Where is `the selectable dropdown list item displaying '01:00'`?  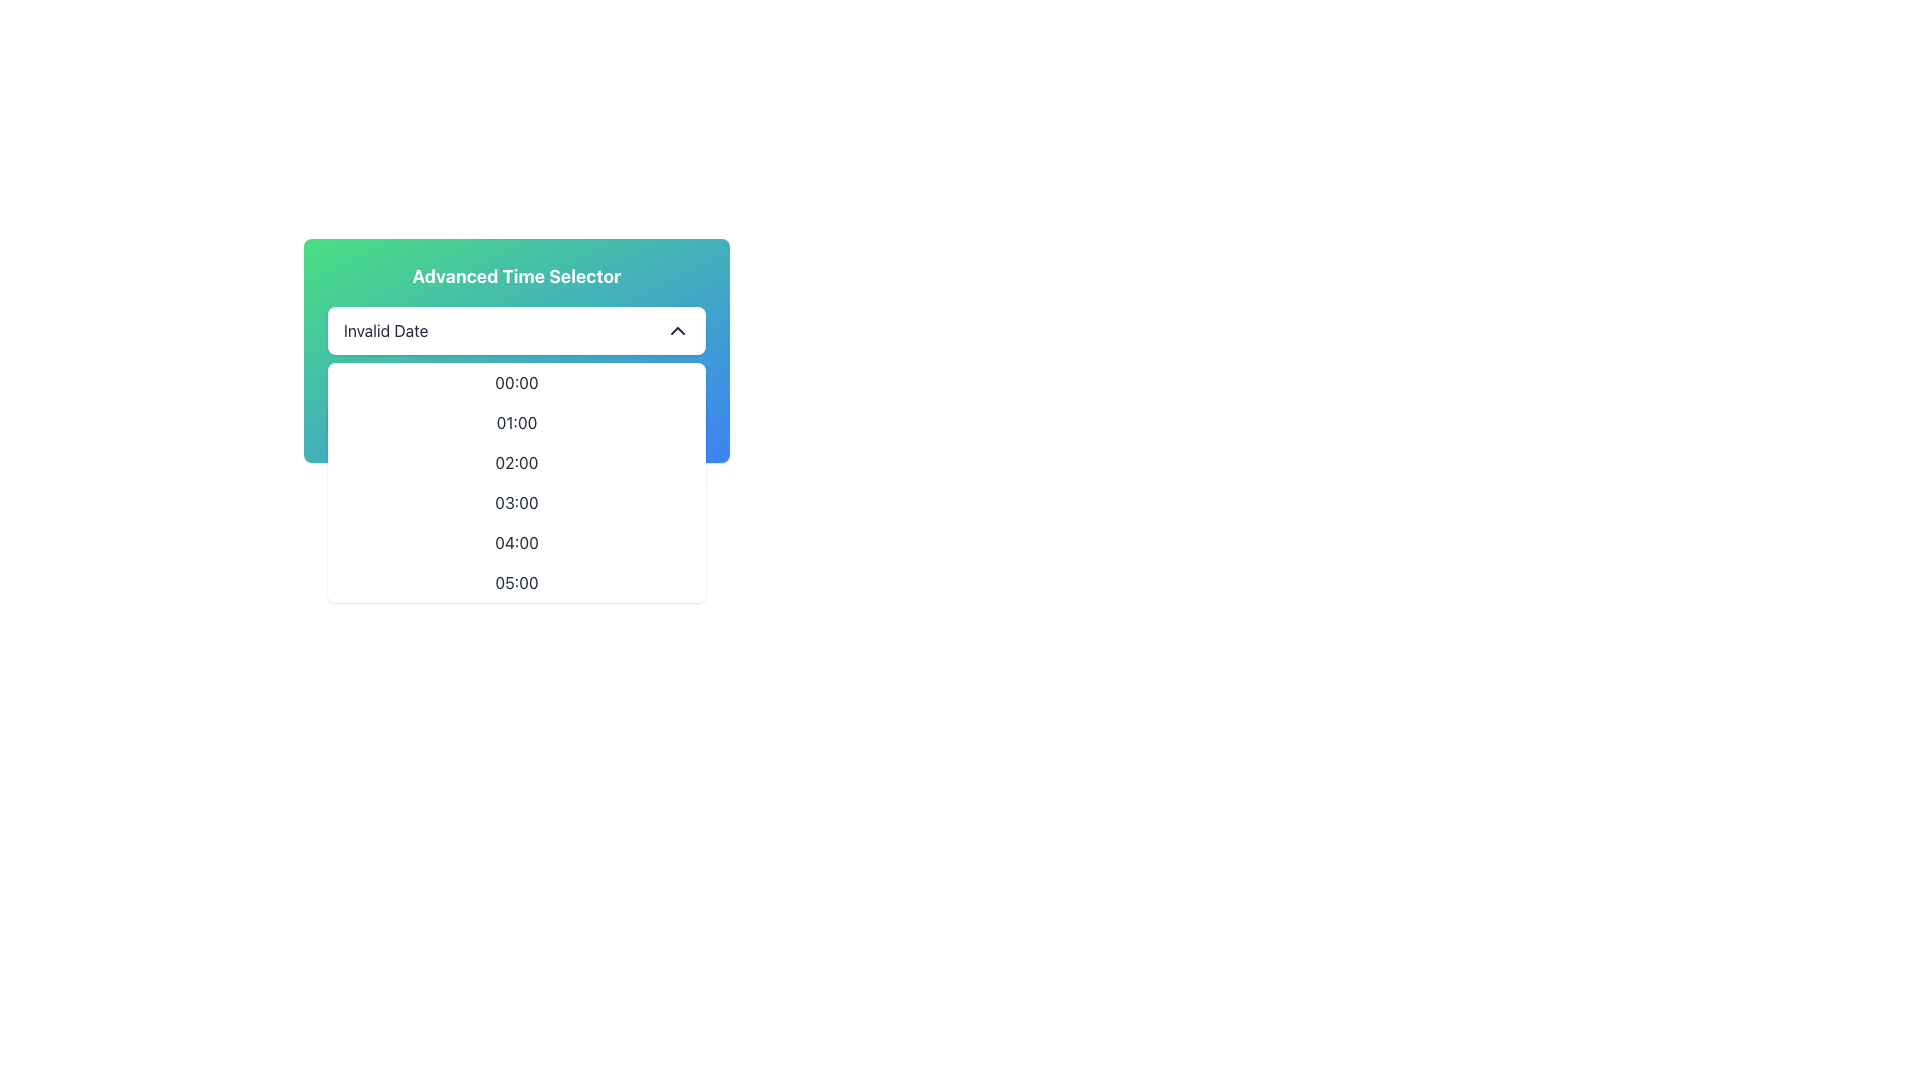 the selectable dropdown list item displaying '01:00' is located at coordinates (517, 422).